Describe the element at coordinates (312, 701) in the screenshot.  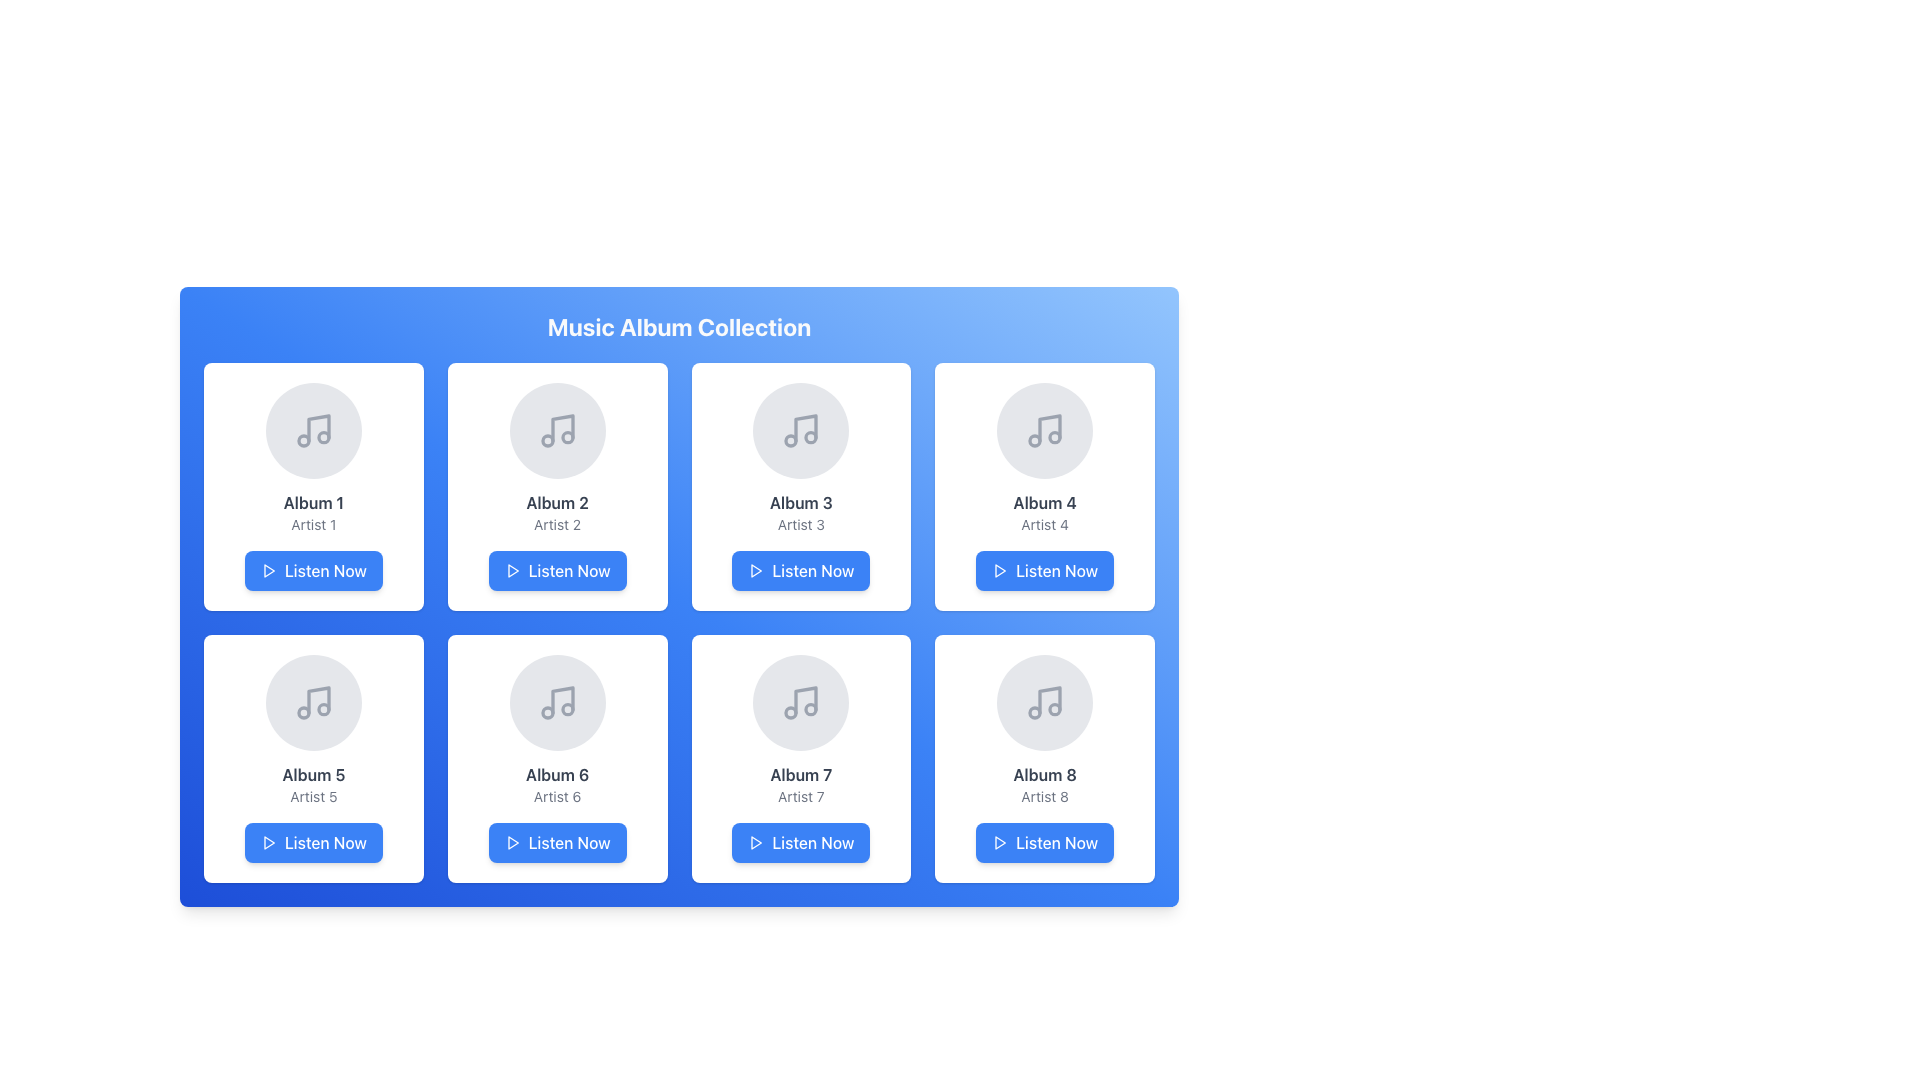
I see `the music note icon, which is the fifth item in a two-row grid layout of music album cards, specifically located in the card labeled 'Album 5' by 'Artist 5', centered within a rounded square card with a white backdrop` at that location.